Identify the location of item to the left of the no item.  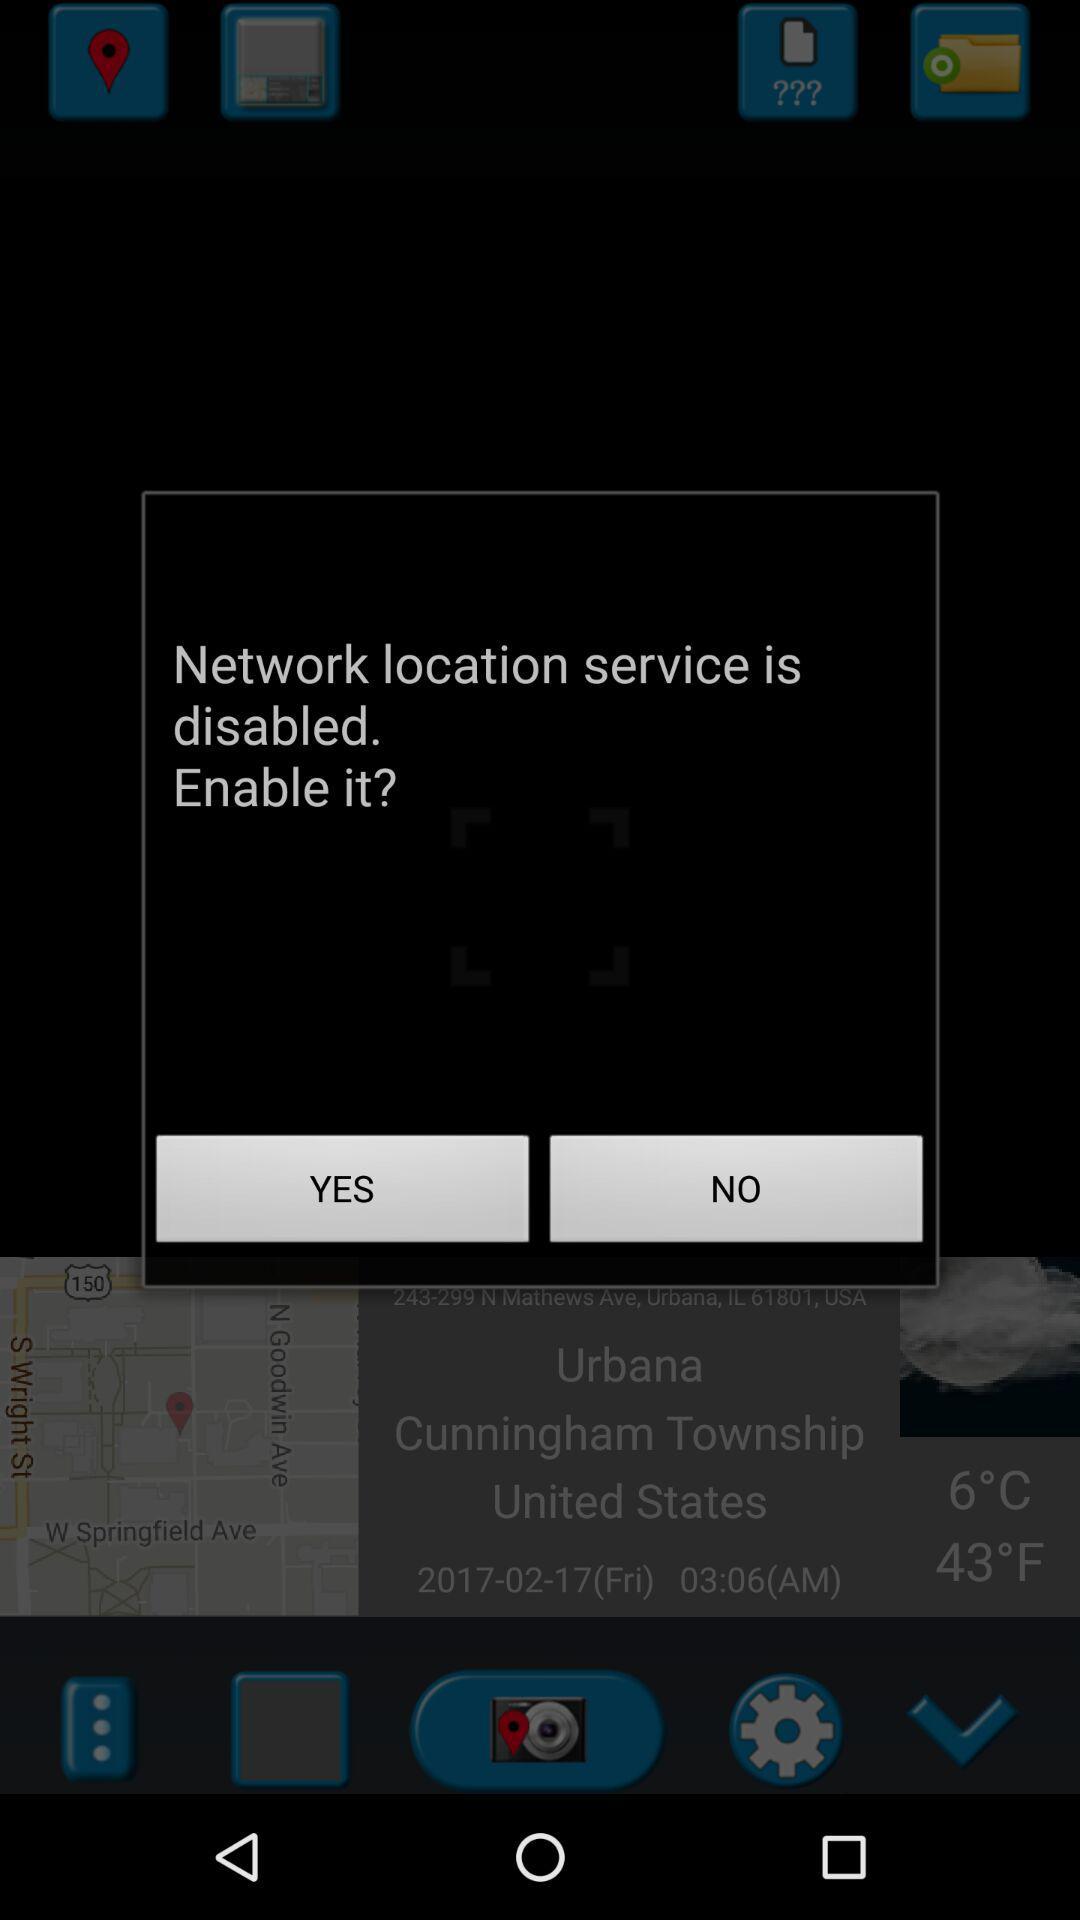
(342, 1194).